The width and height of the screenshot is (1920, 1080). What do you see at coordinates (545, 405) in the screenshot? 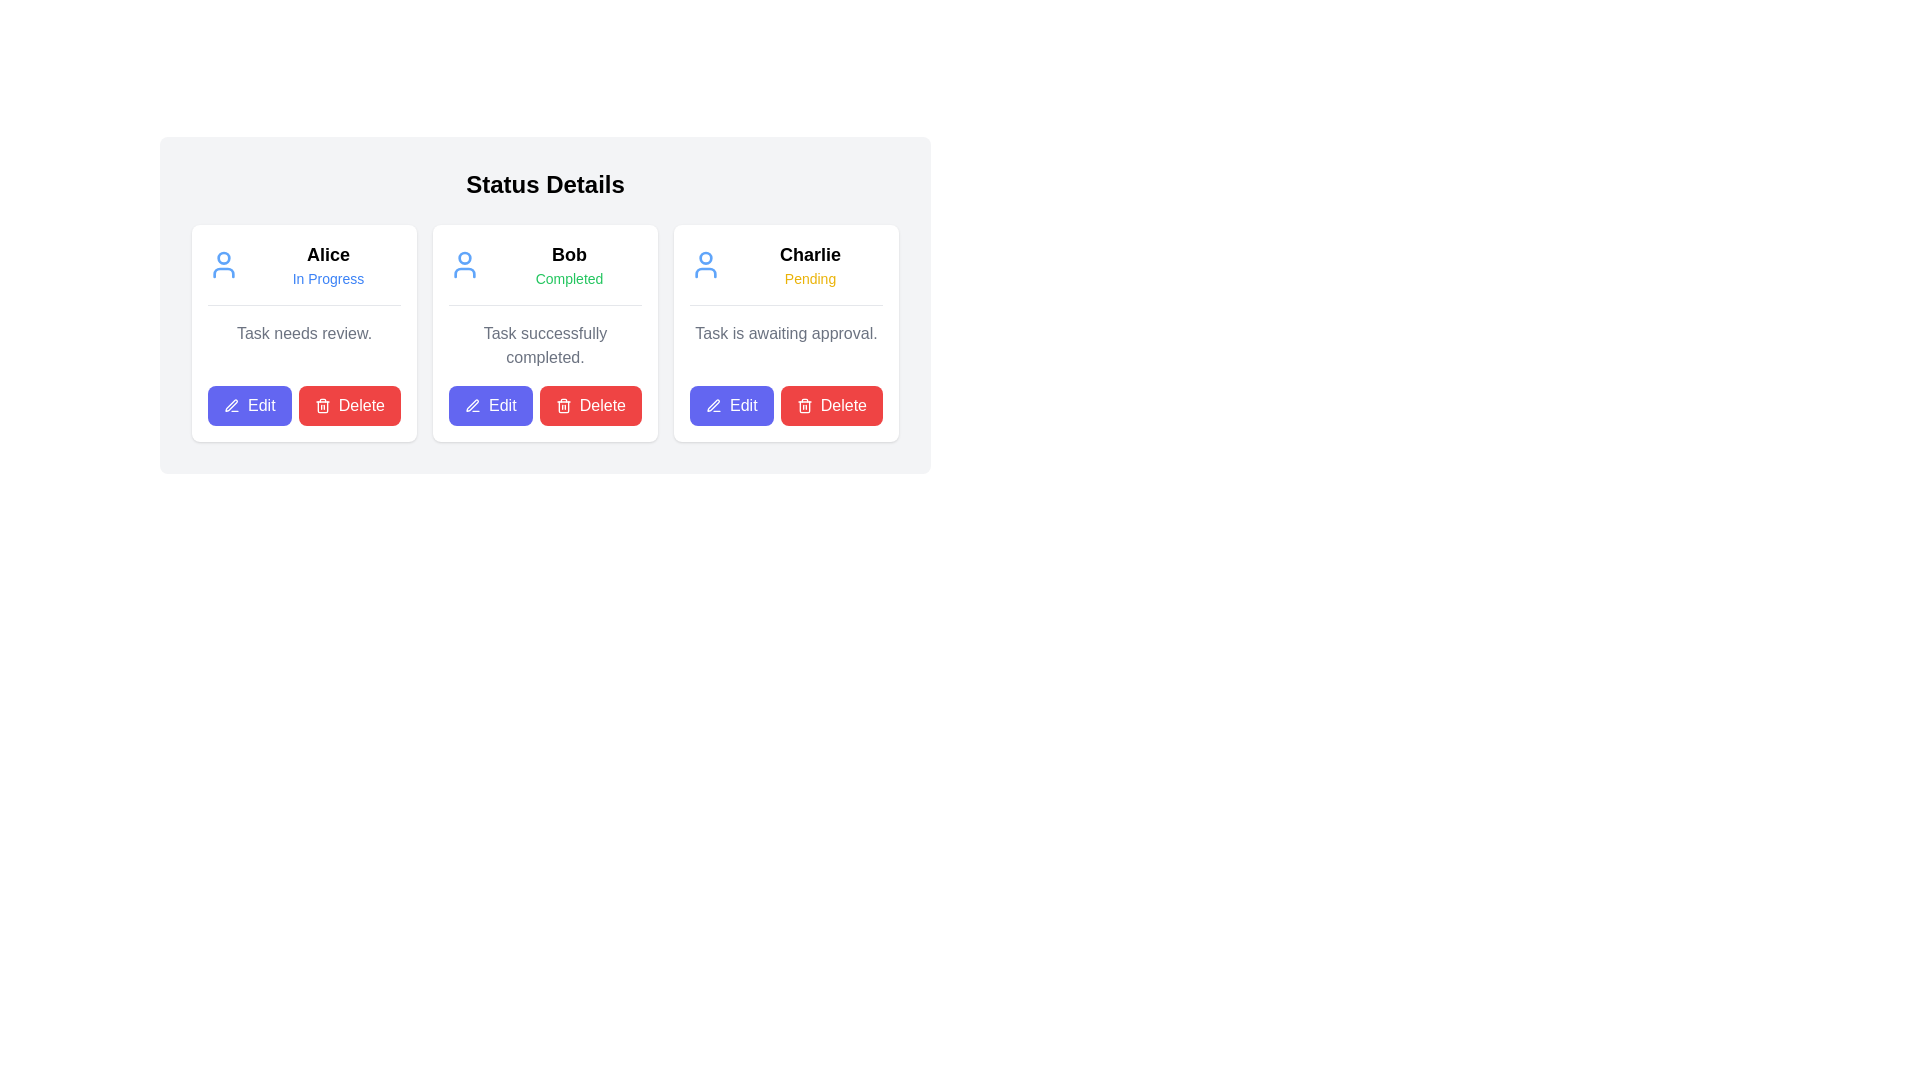
I see `the Action button group located below the profile card of 'Bob', which is the third card in a row of three similar cards` at bounding box center [545, 405].